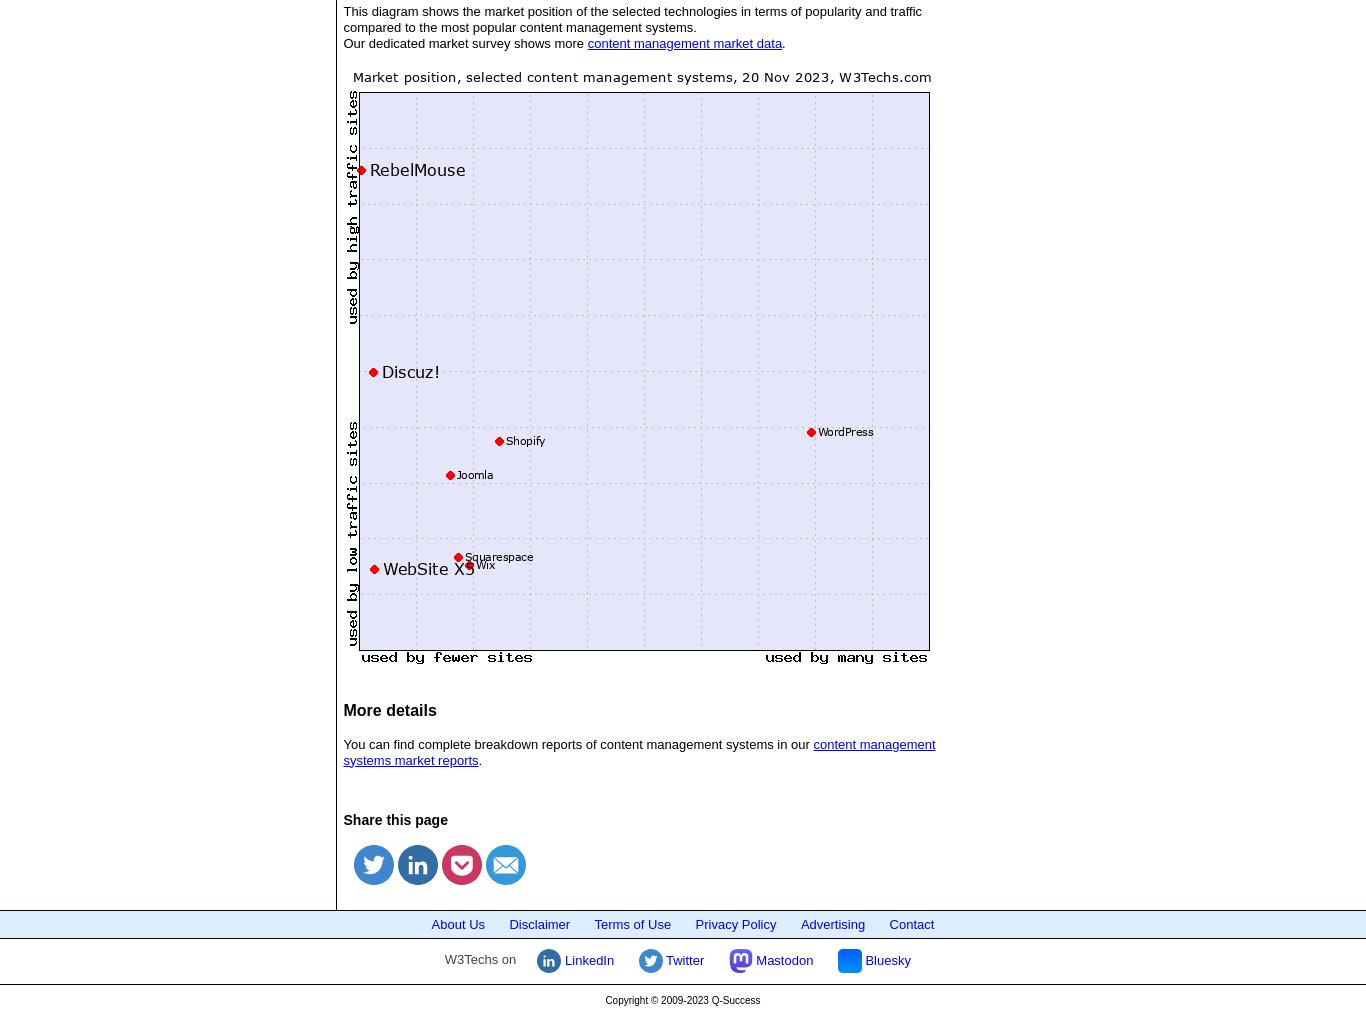 This screenshot has width=1366, height=1017. Describe the element at coordinates (429, 922) in the screenshot. I see `'About Us'` at that location.